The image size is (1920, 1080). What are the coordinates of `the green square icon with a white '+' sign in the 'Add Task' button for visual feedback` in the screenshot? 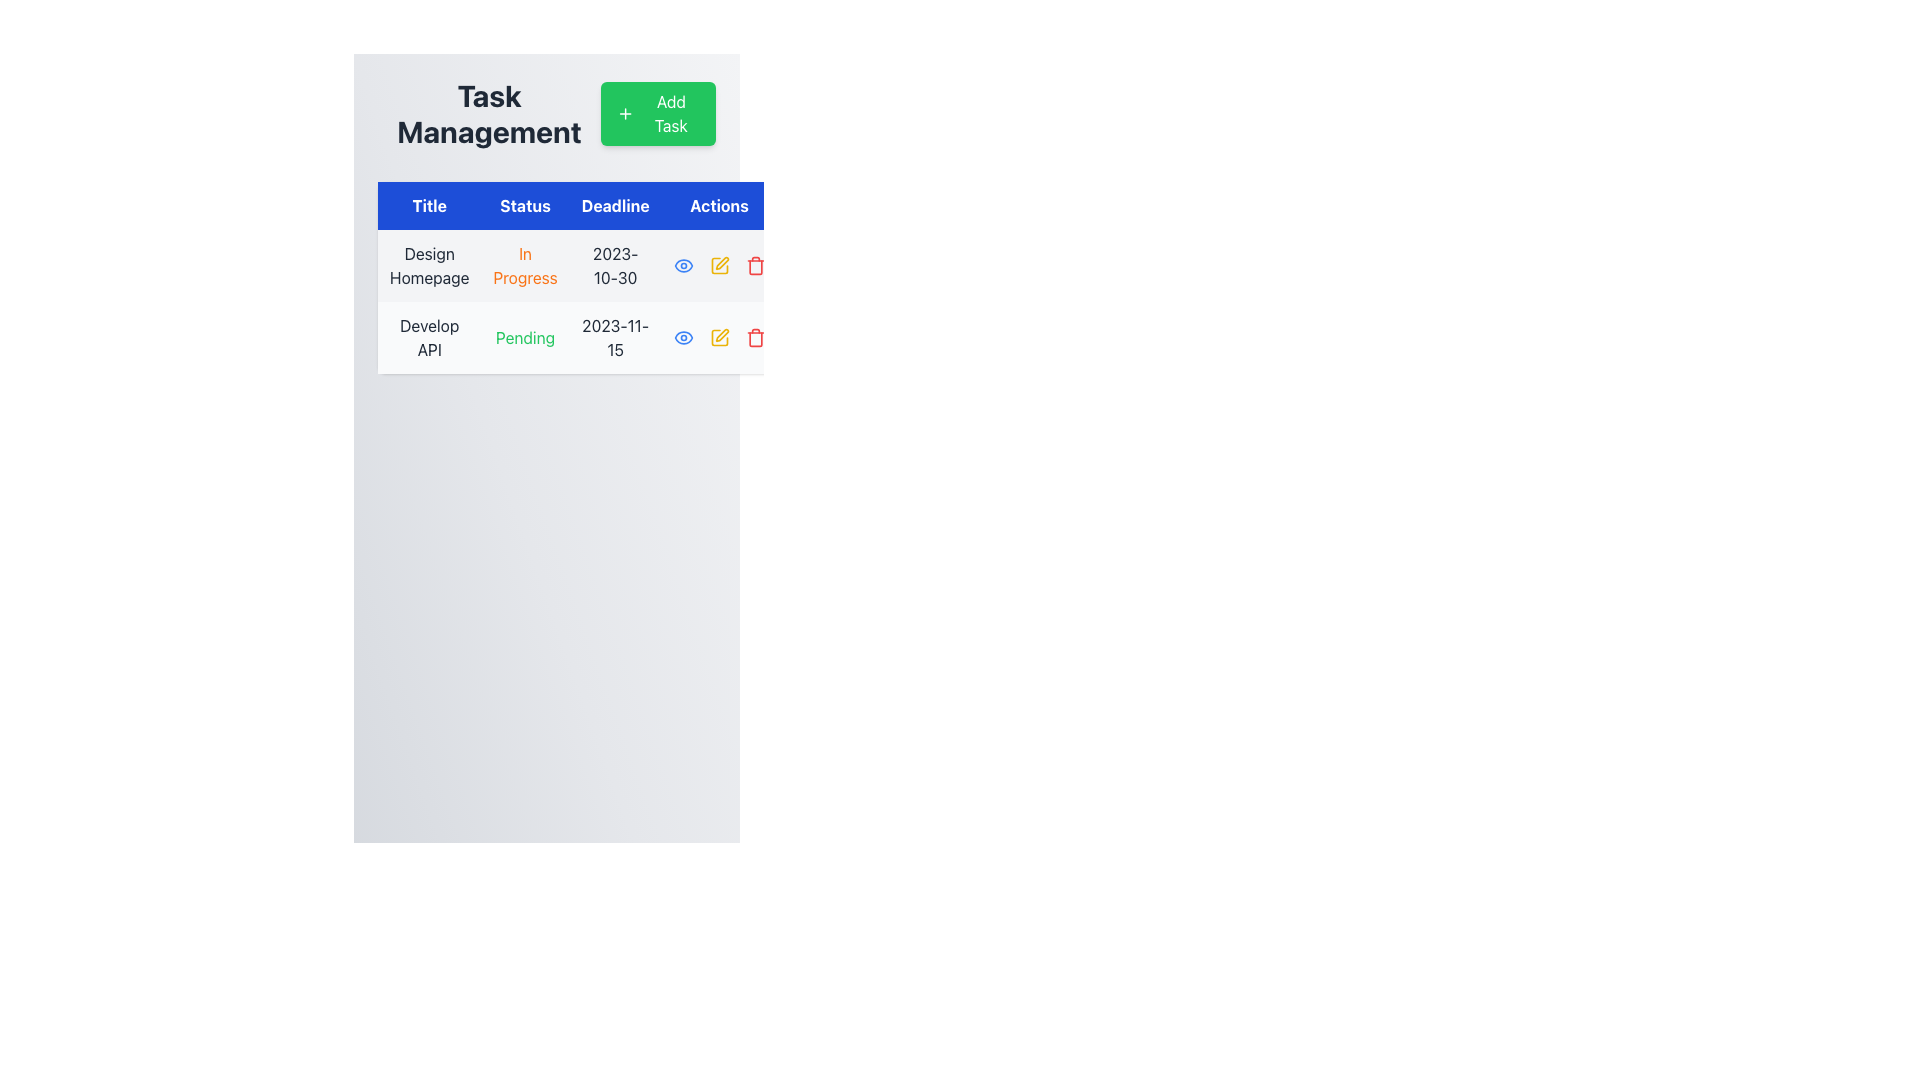 It's located at (624, 114).